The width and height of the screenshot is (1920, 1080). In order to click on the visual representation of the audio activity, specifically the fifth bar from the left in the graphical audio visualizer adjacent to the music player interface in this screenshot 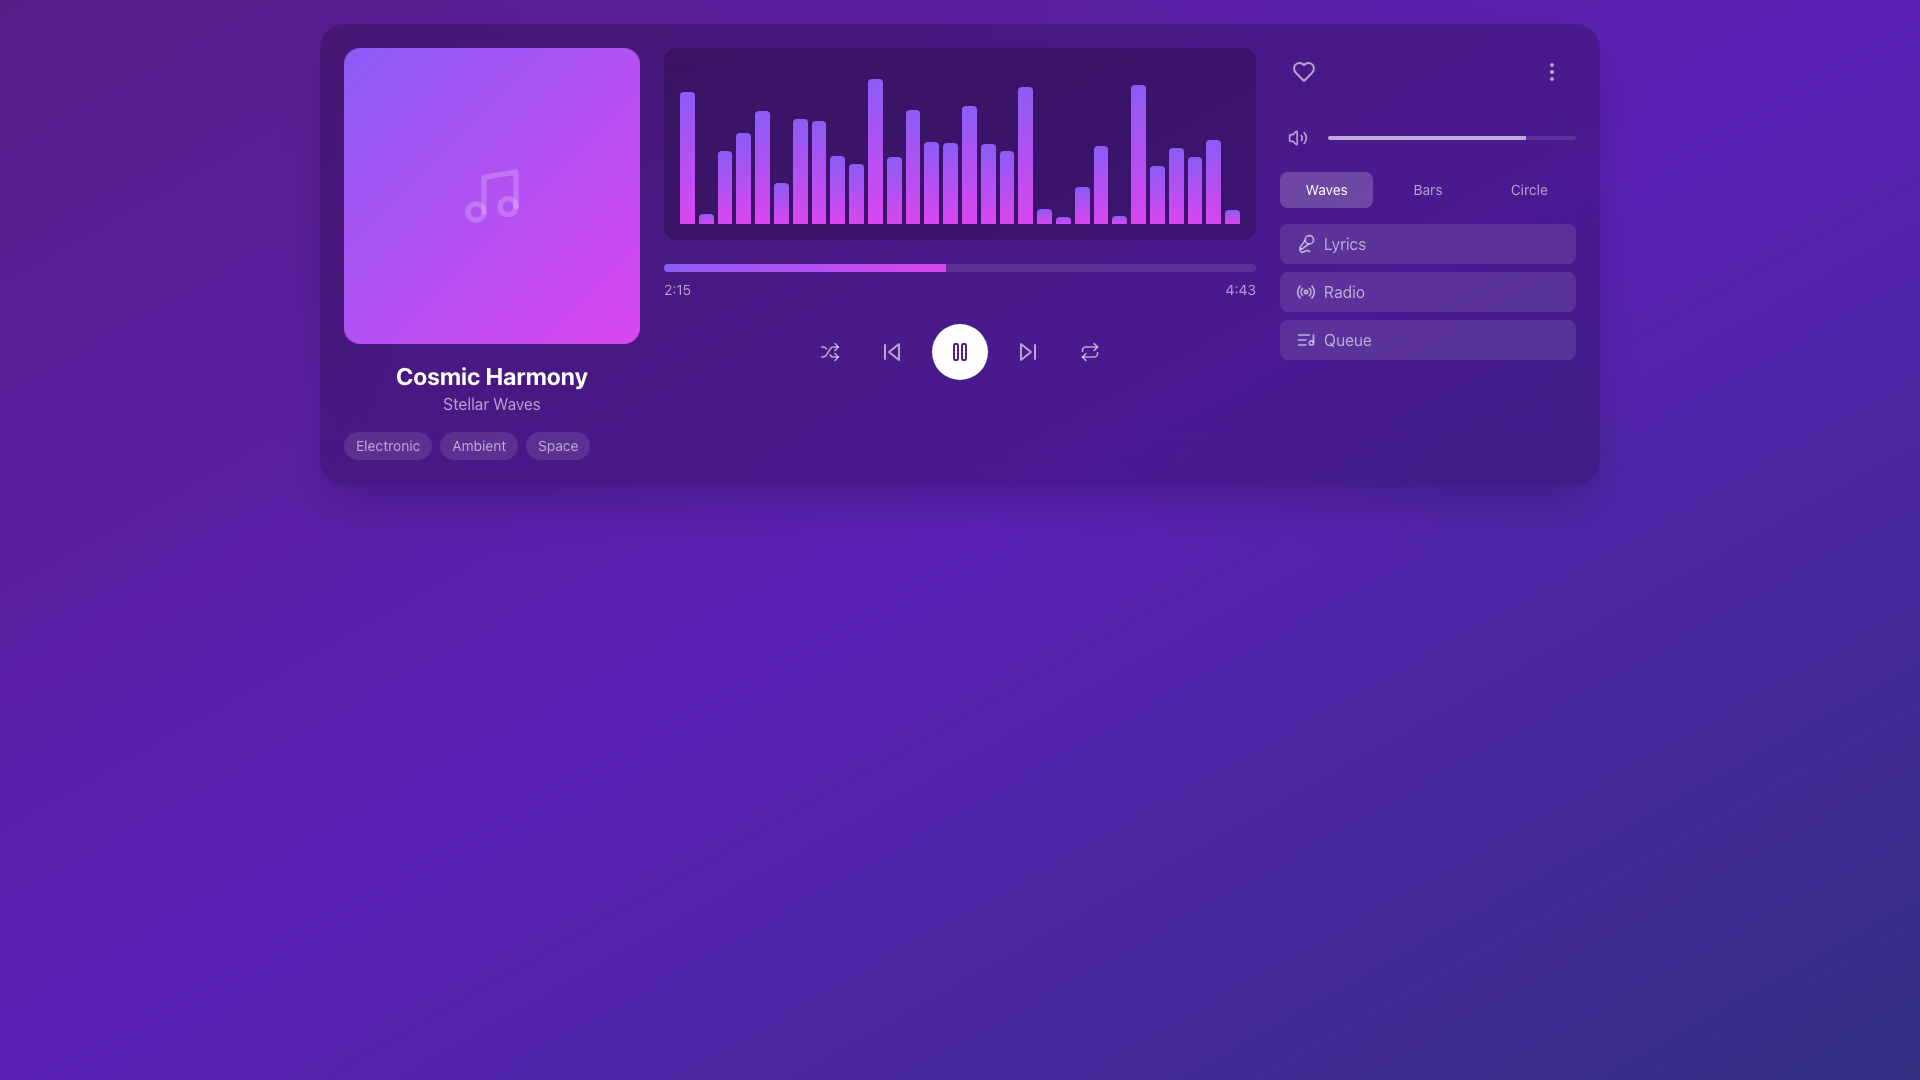, I will do `click(761, 166)`.